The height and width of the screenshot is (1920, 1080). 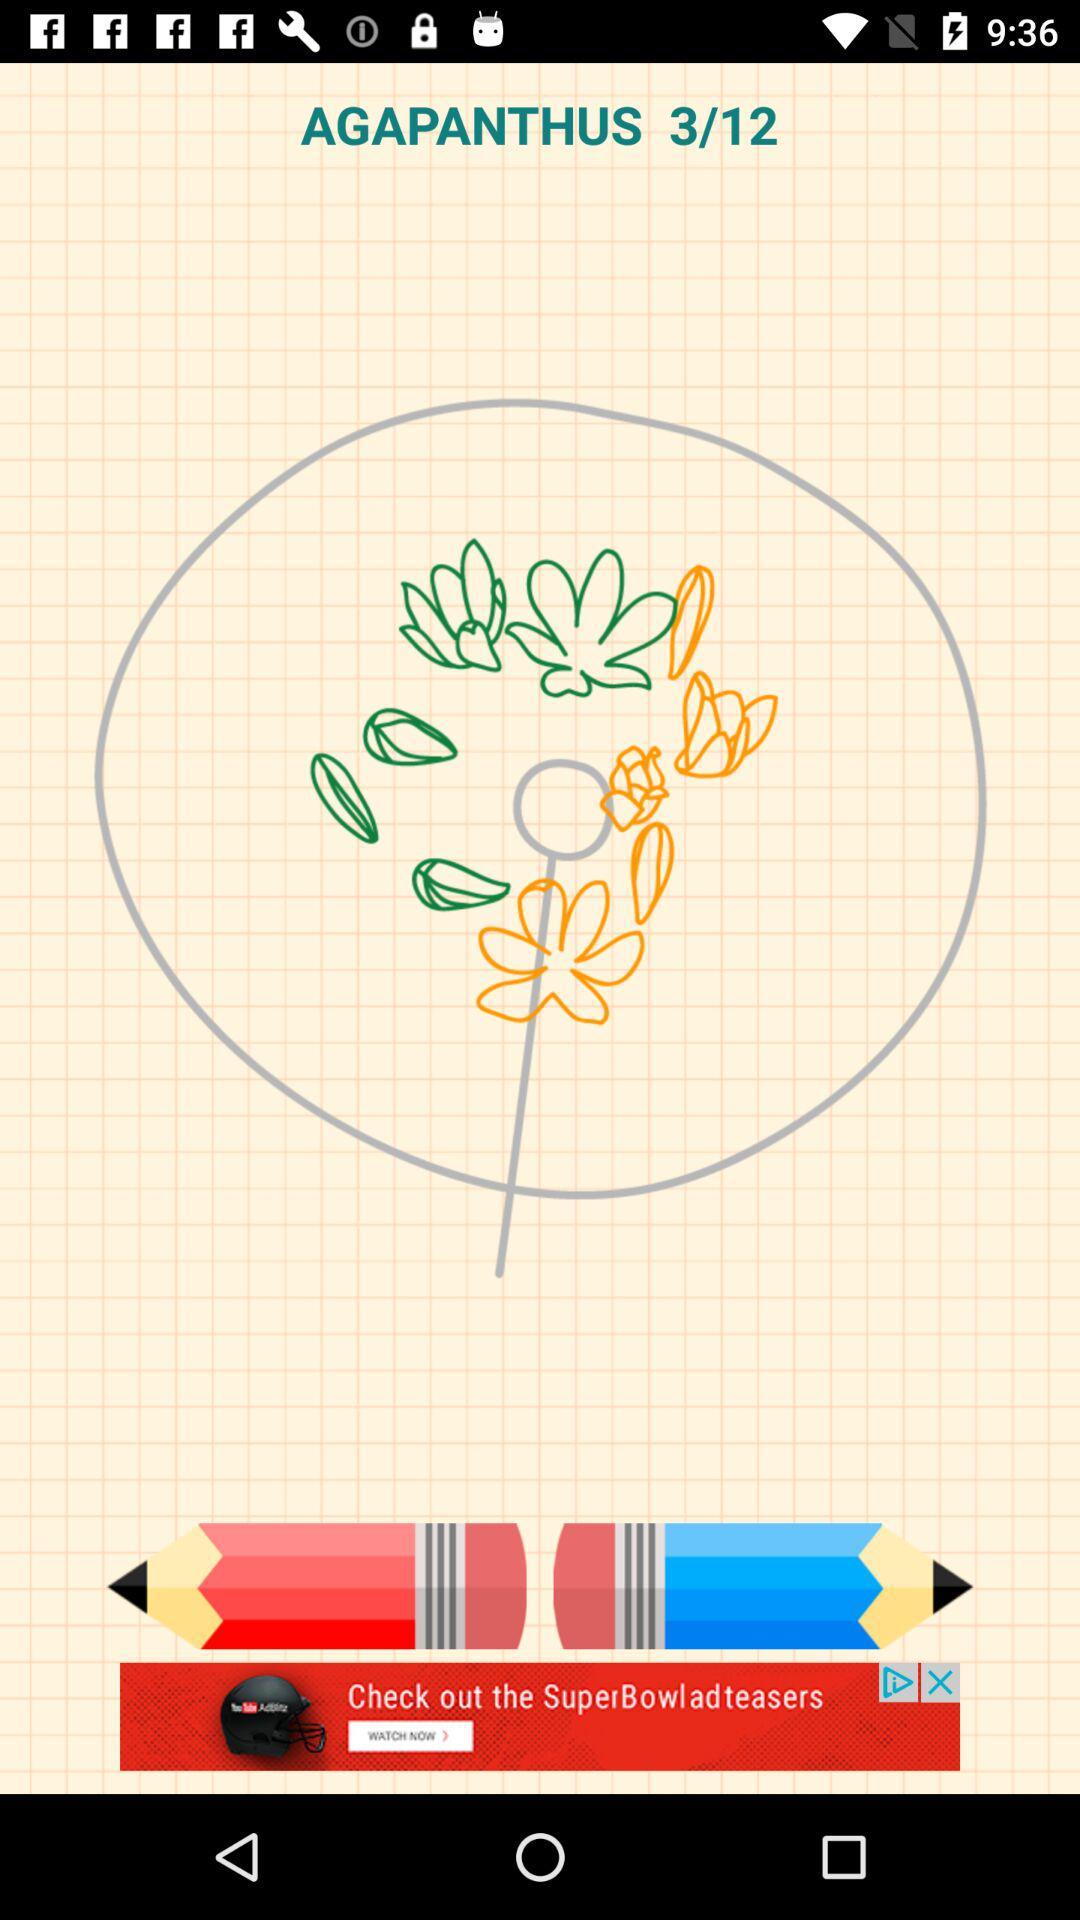 I want to click on advertisement banner, so click(x=540, y=1727).